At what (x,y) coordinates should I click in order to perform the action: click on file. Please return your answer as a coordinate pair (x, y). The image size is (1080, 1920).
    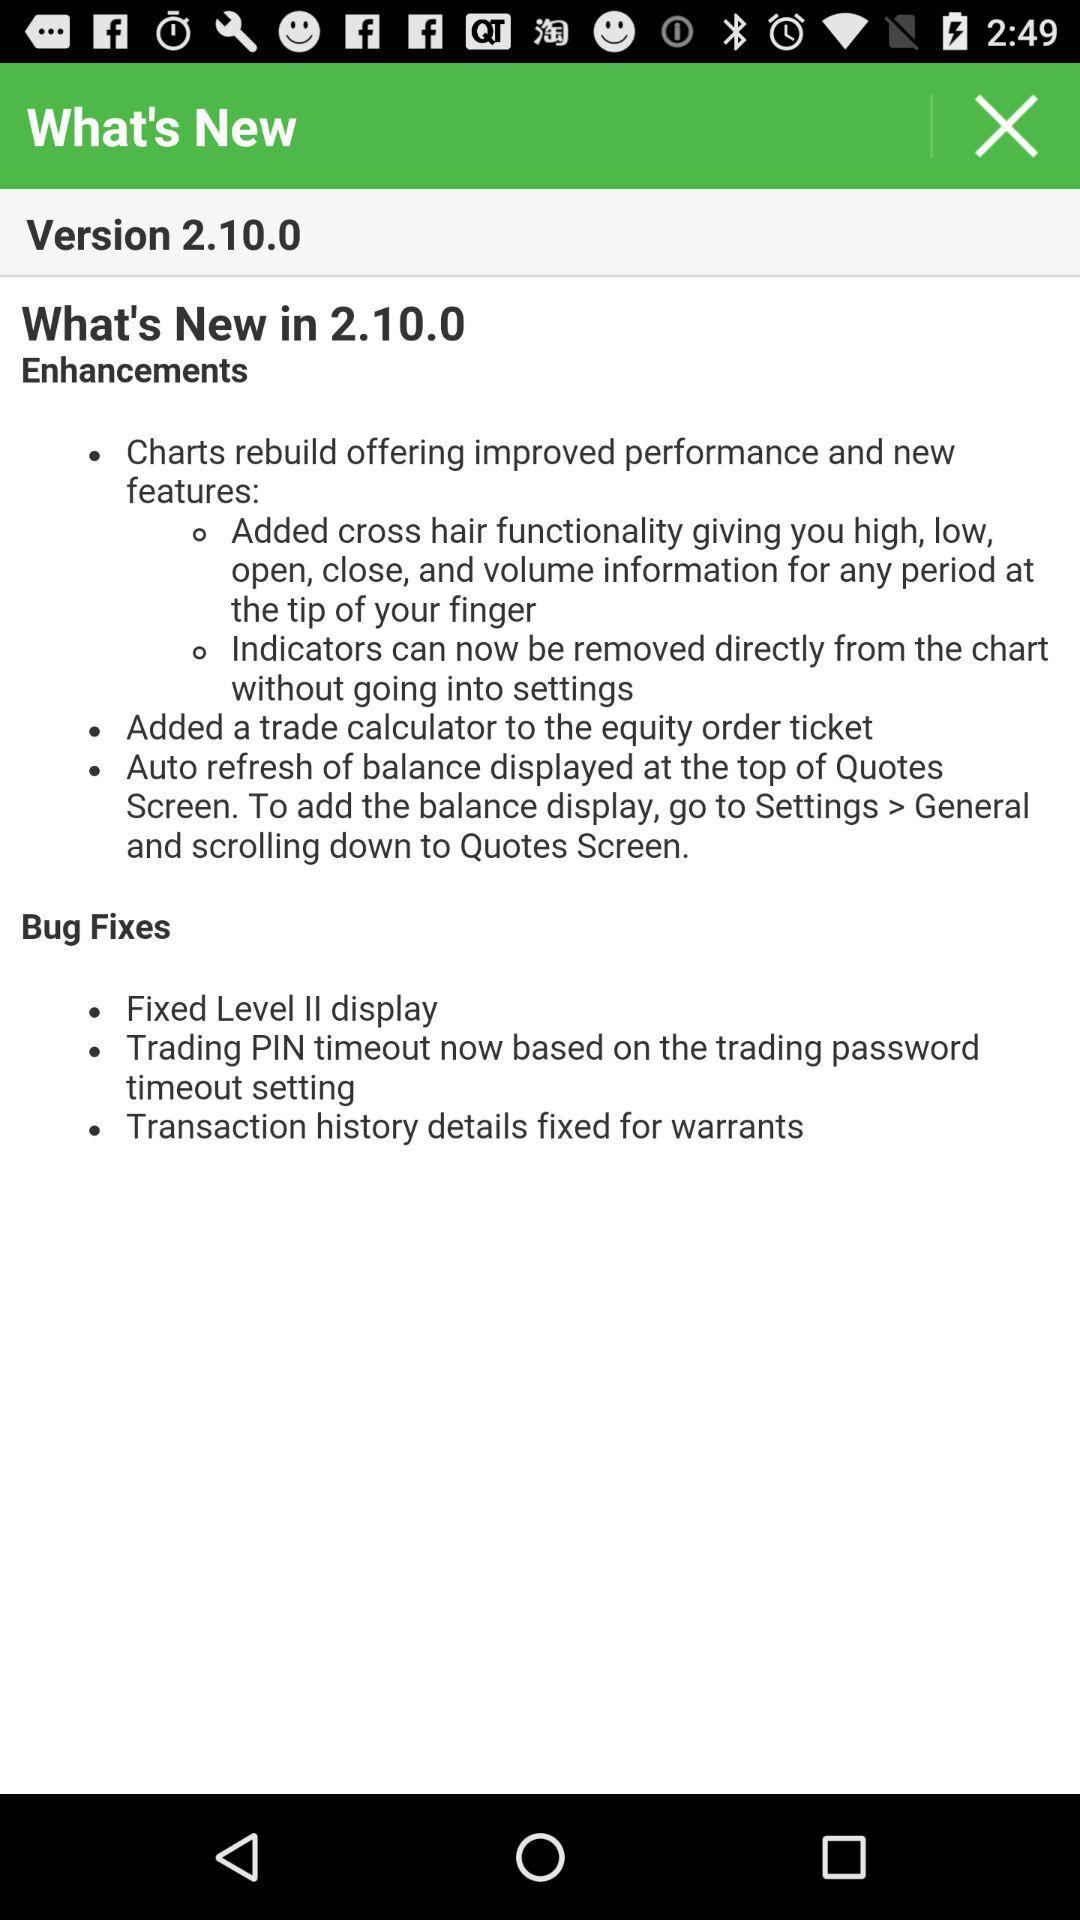
    Looking at the image, I should click on (540, 1035).